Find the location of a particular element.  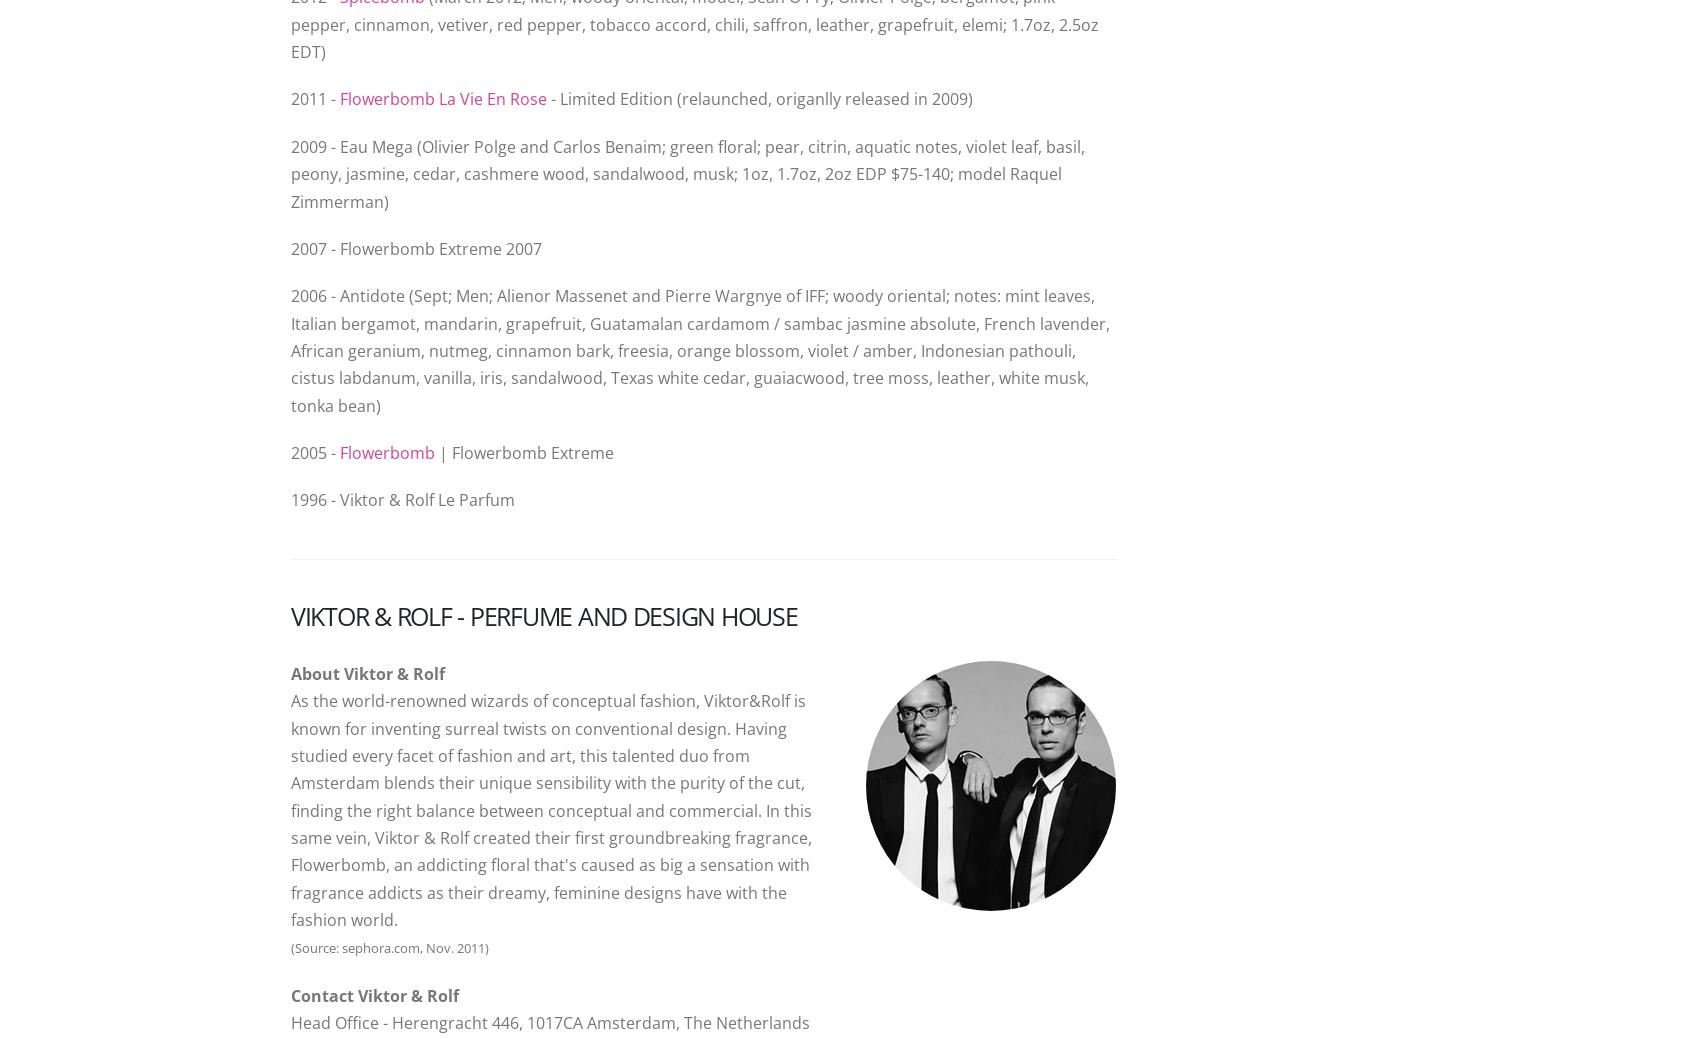

'- Limited Edition (relaunched, origanlly released in 2009)' is located at coordinates (759, 98).